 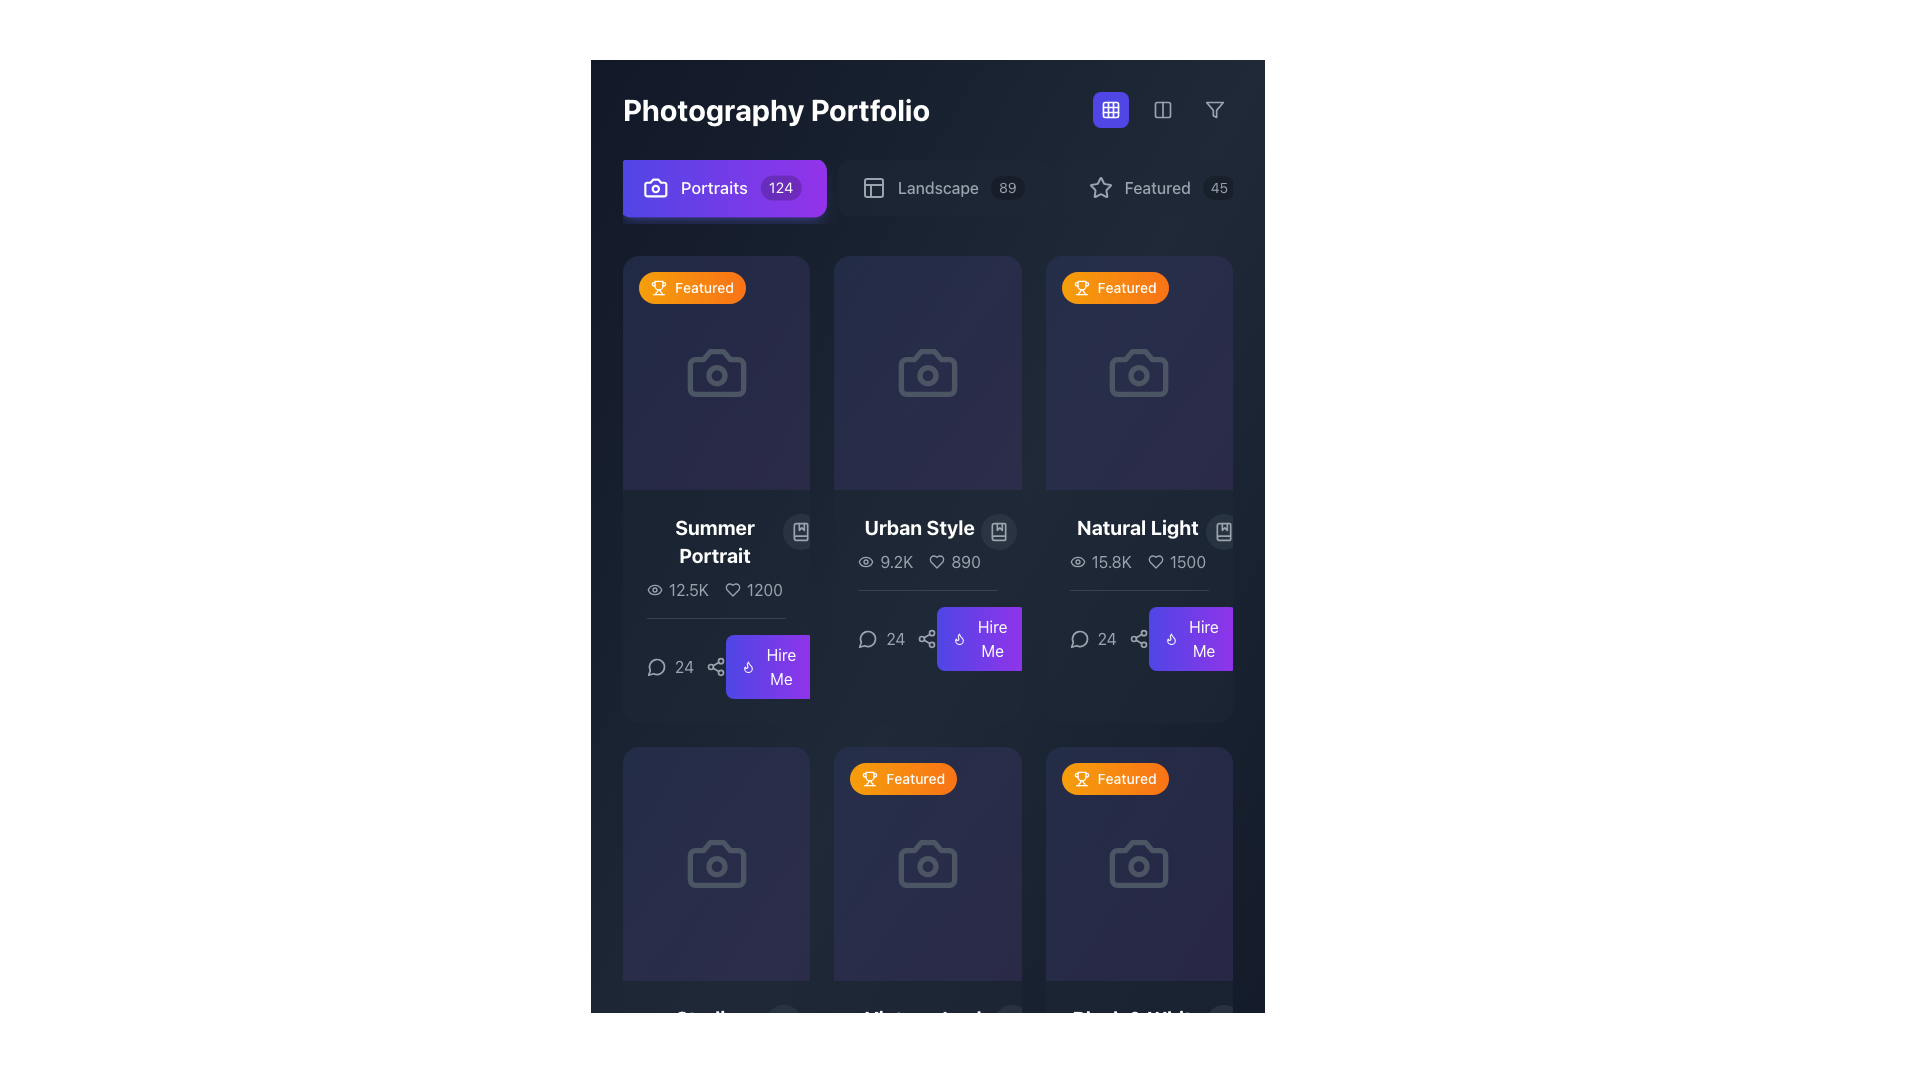 What do you see at coordinates (763, 589) in the screenshot?
I see `the numerical text label '1200' displayed in white font on a dark background, located to the right of a heart icon` at bounding box center [763, 589].